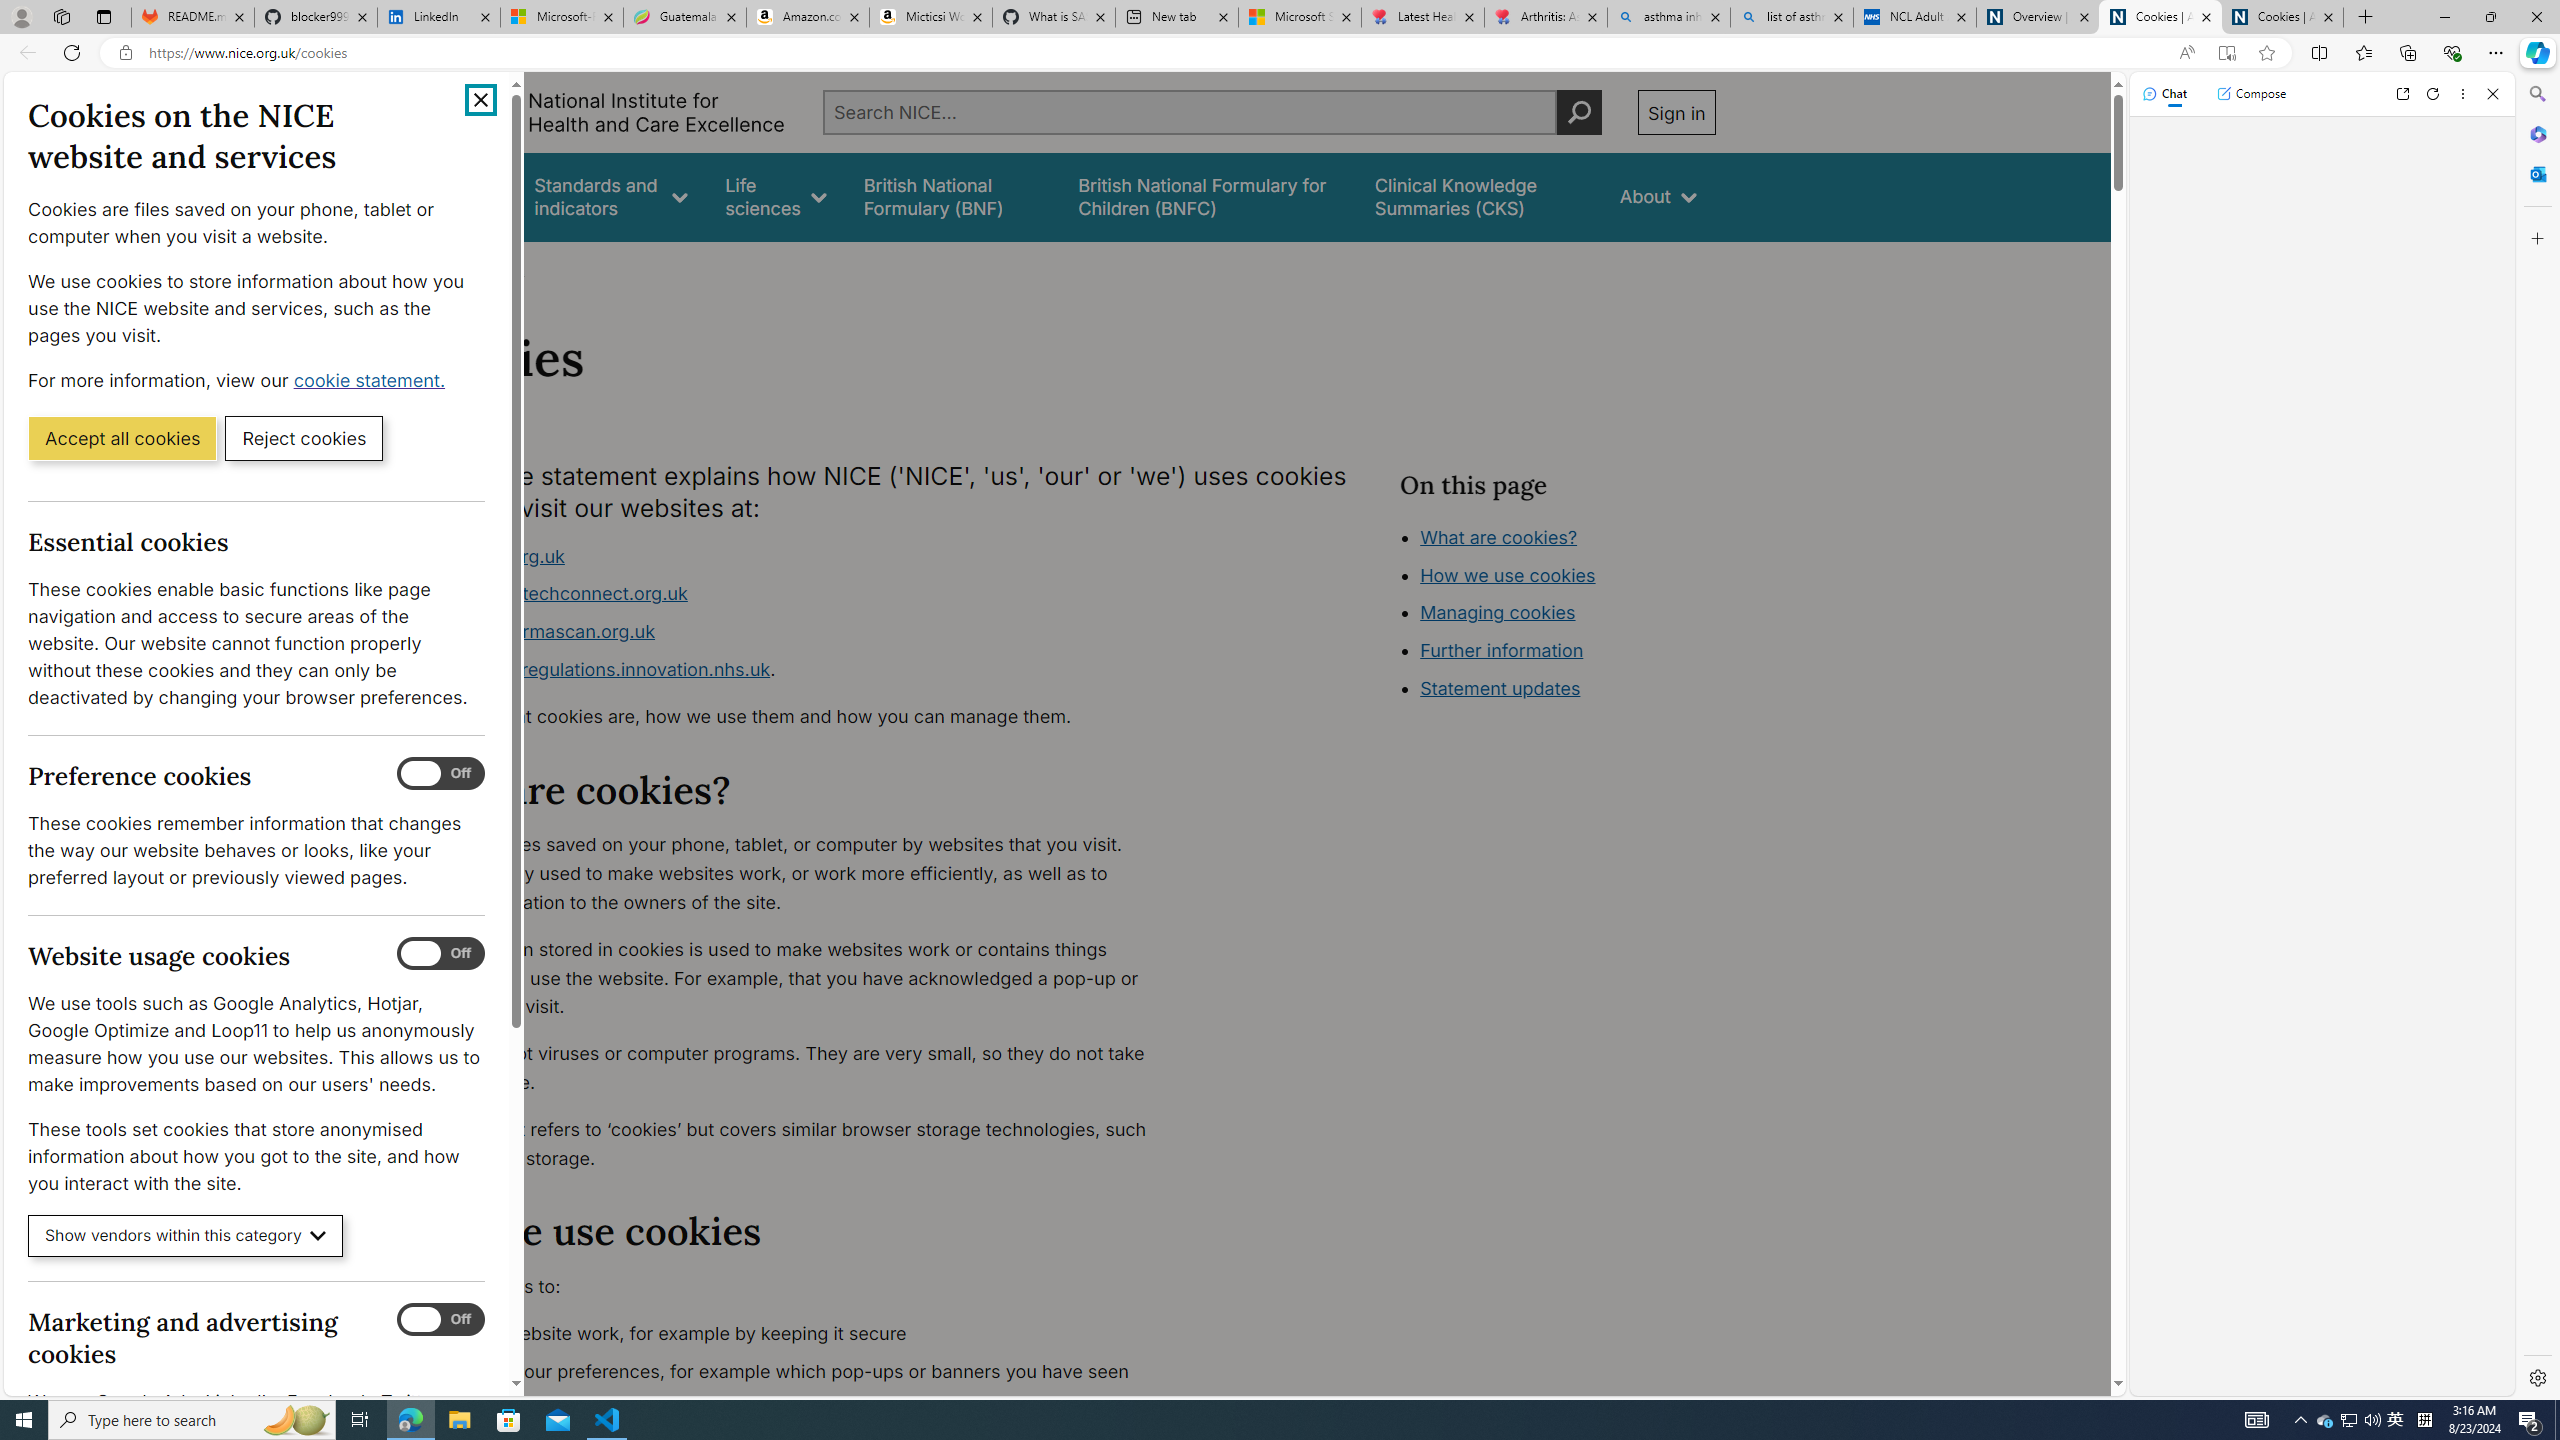  I want to click on 'Close cookie banner', so click(481, 99).